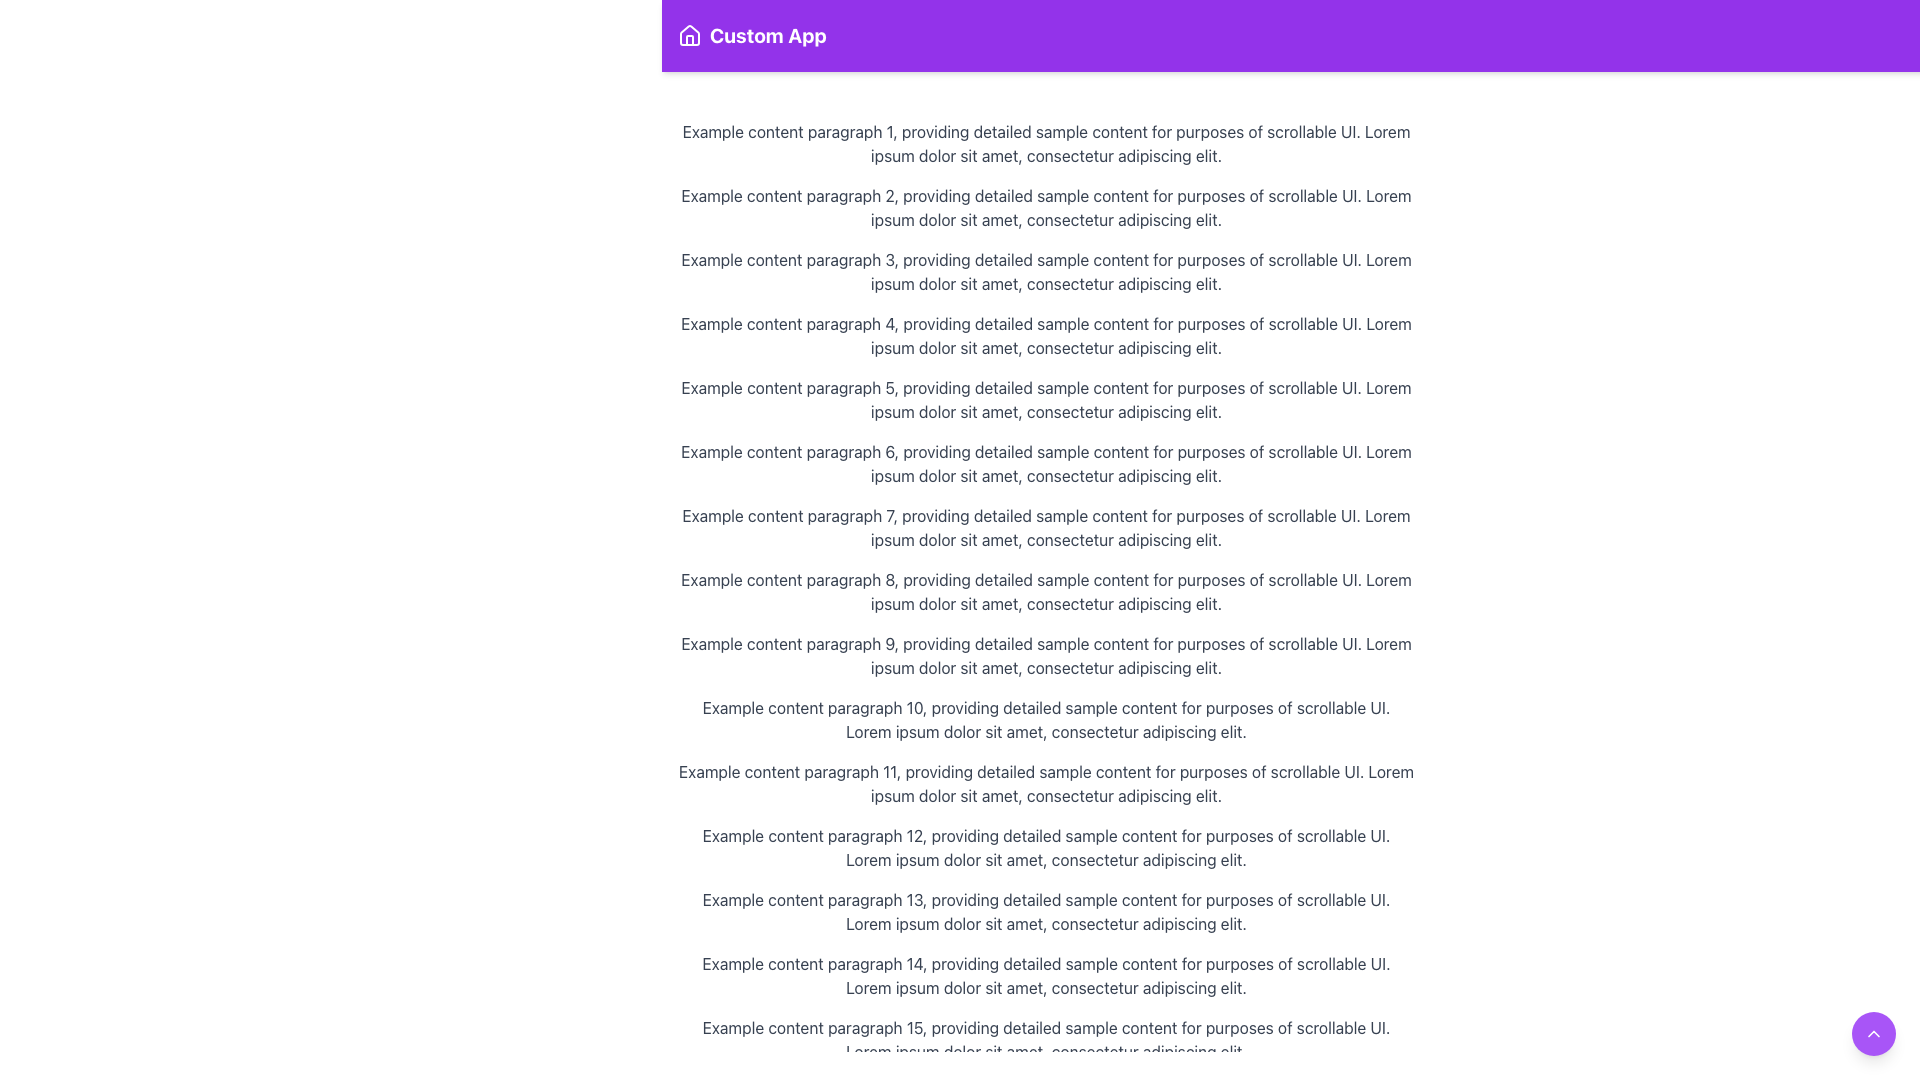 The image size is (1920, 1080). What do you see at coordinates (1045, 848) in the screenshot?
I see `the text display element, which is the 12th paragraph containing a light gray font color, aligned to the left, and includes detailed sample content` at bounding box center [1045, 848].